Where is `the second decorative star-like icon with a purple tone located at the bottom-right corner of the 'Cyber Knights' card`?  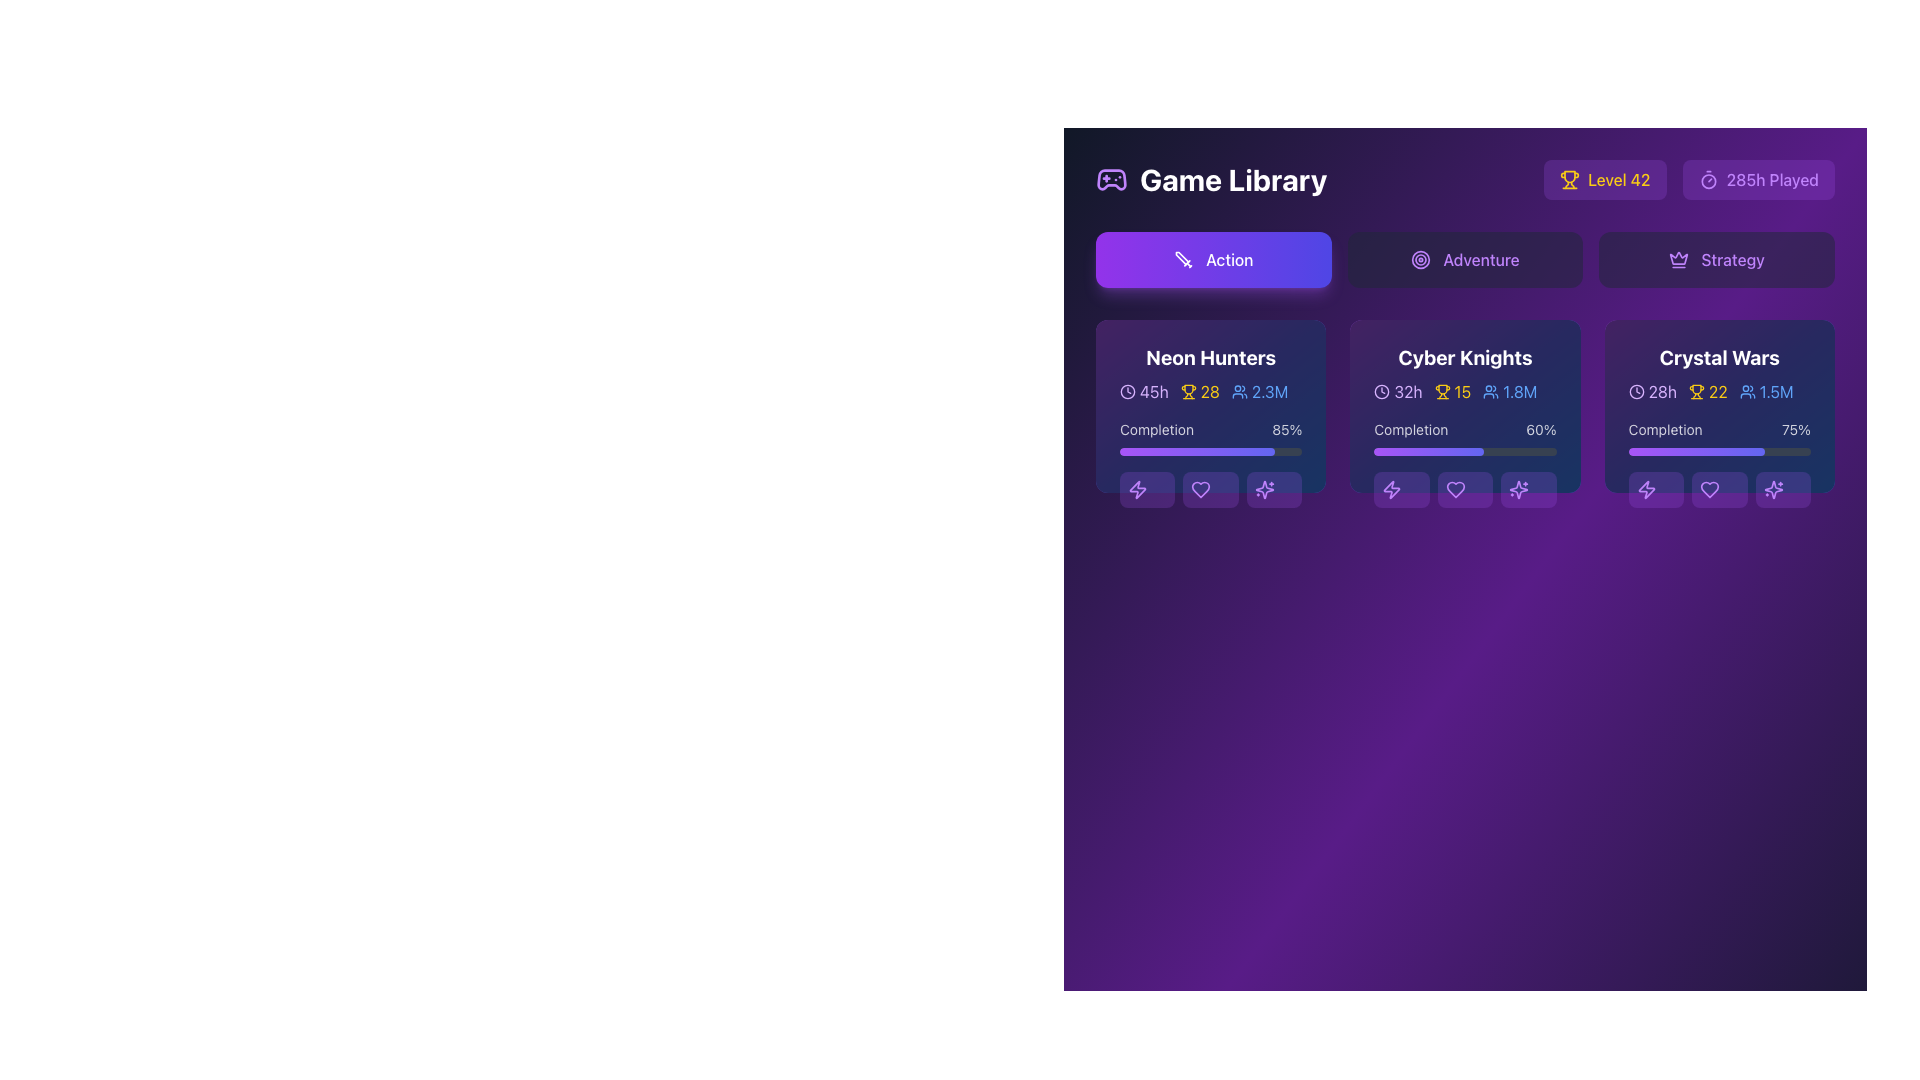
the second decorative star-like icon with a purple tone located at the bottom-right corner of the 'Cyber Knights' card is located at coordinates (1519, 489).